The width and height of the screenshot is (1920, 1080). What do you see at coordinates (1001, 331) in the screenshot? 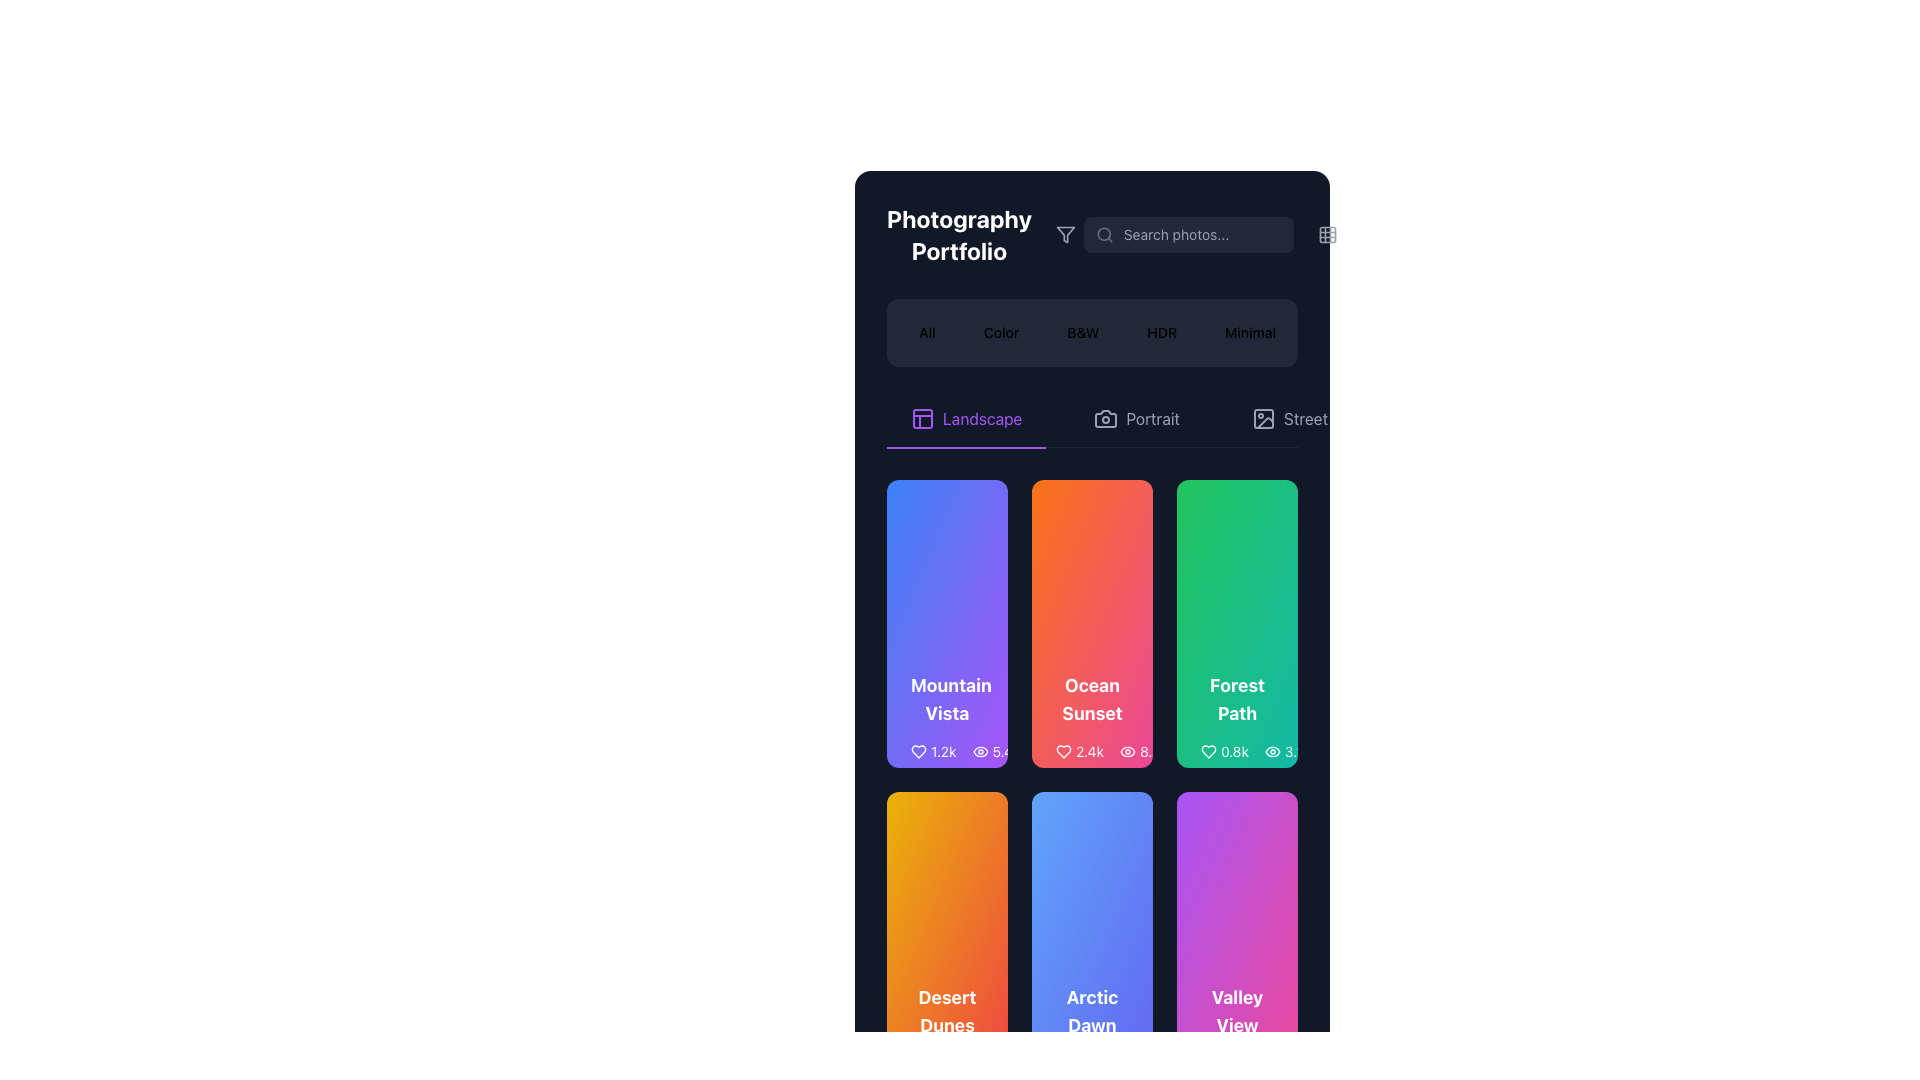
I see `the 'Color' button using keyboard navigation` at bounding box center [1001, 331].